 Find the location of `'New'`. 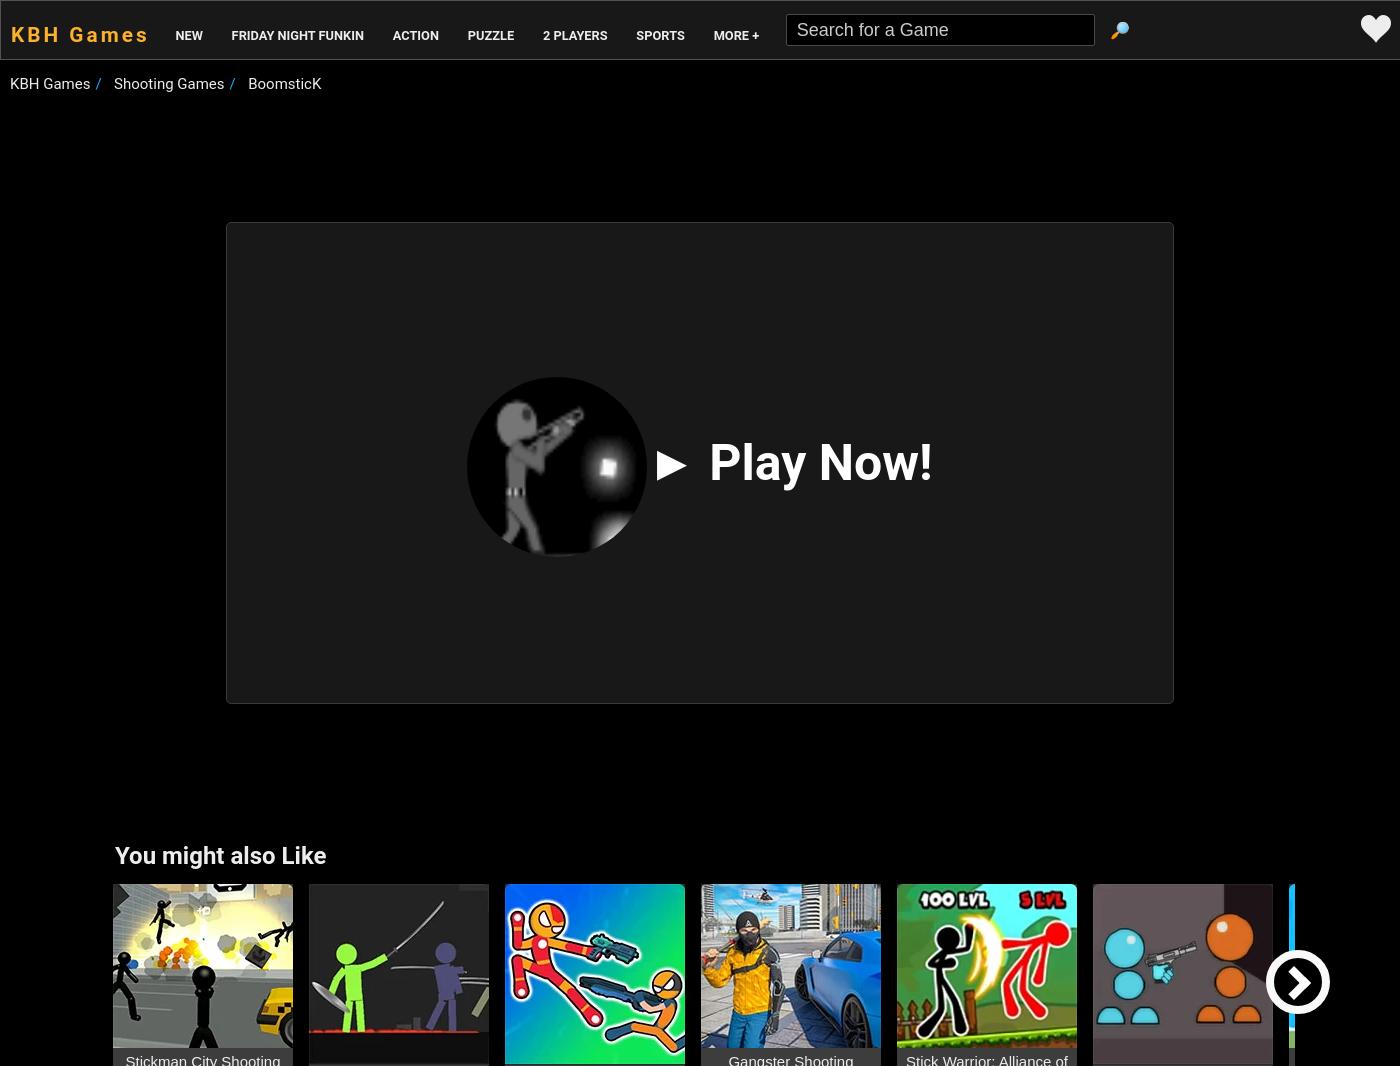

'New' is located at coordinates (188, 34).